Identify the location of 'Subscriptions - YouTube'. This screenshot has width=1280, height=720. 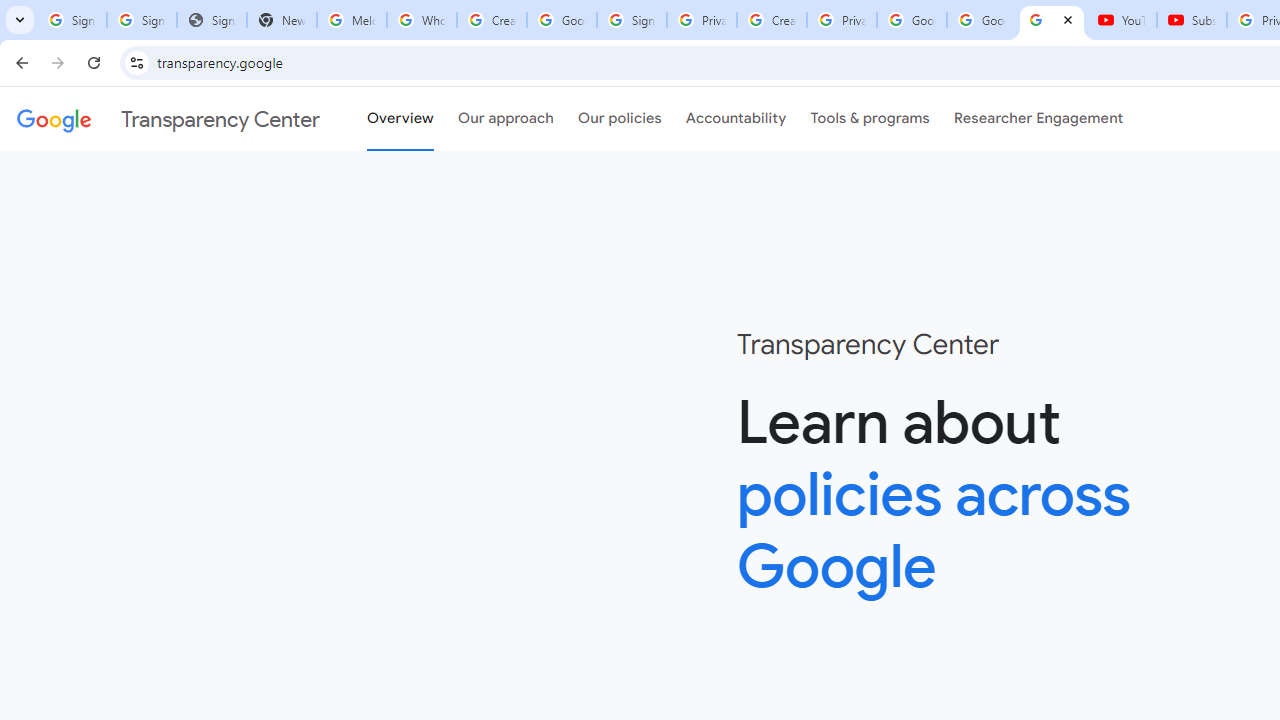
(1192, 20).